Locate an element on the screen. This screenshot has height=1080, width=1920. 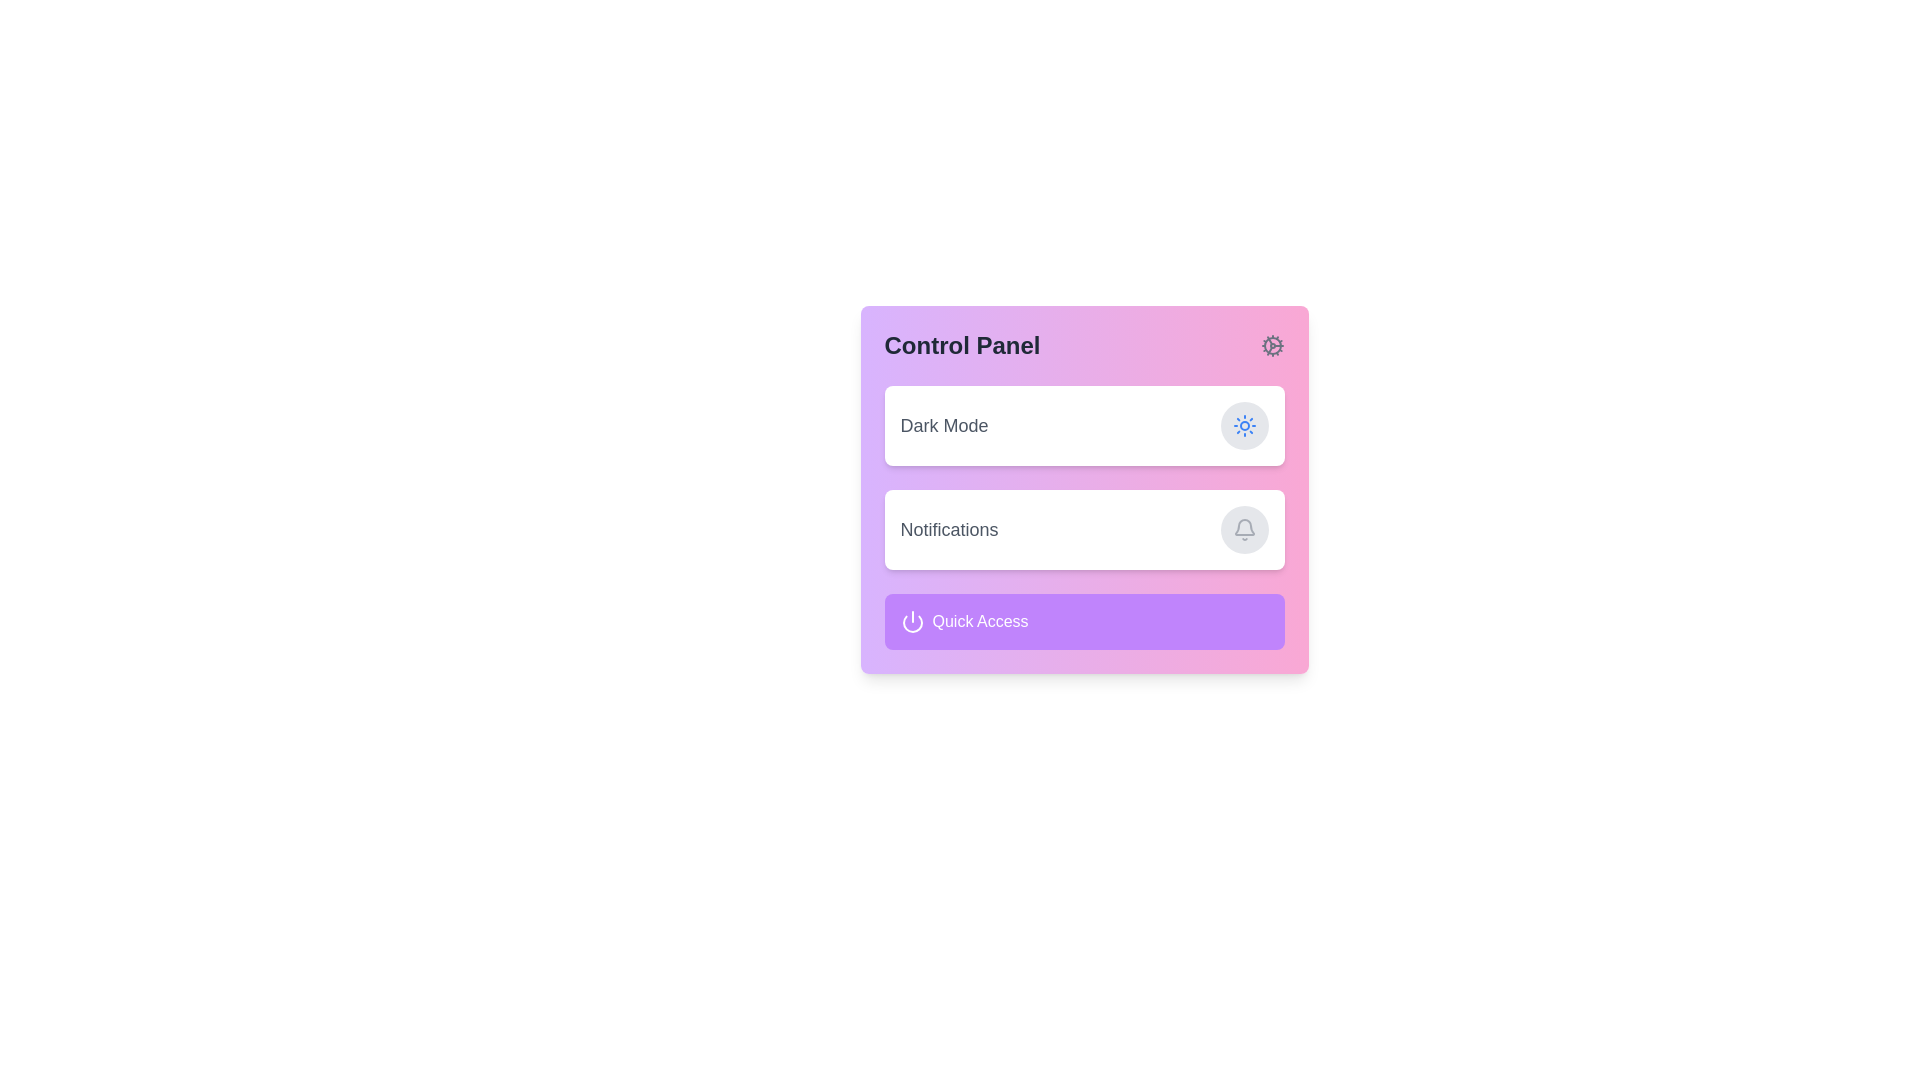
text label indicating 'Quick Access' which is positioned at the center-right side of a purple rounded rectangle, next to the power icon is located at coordinates (980, 620).